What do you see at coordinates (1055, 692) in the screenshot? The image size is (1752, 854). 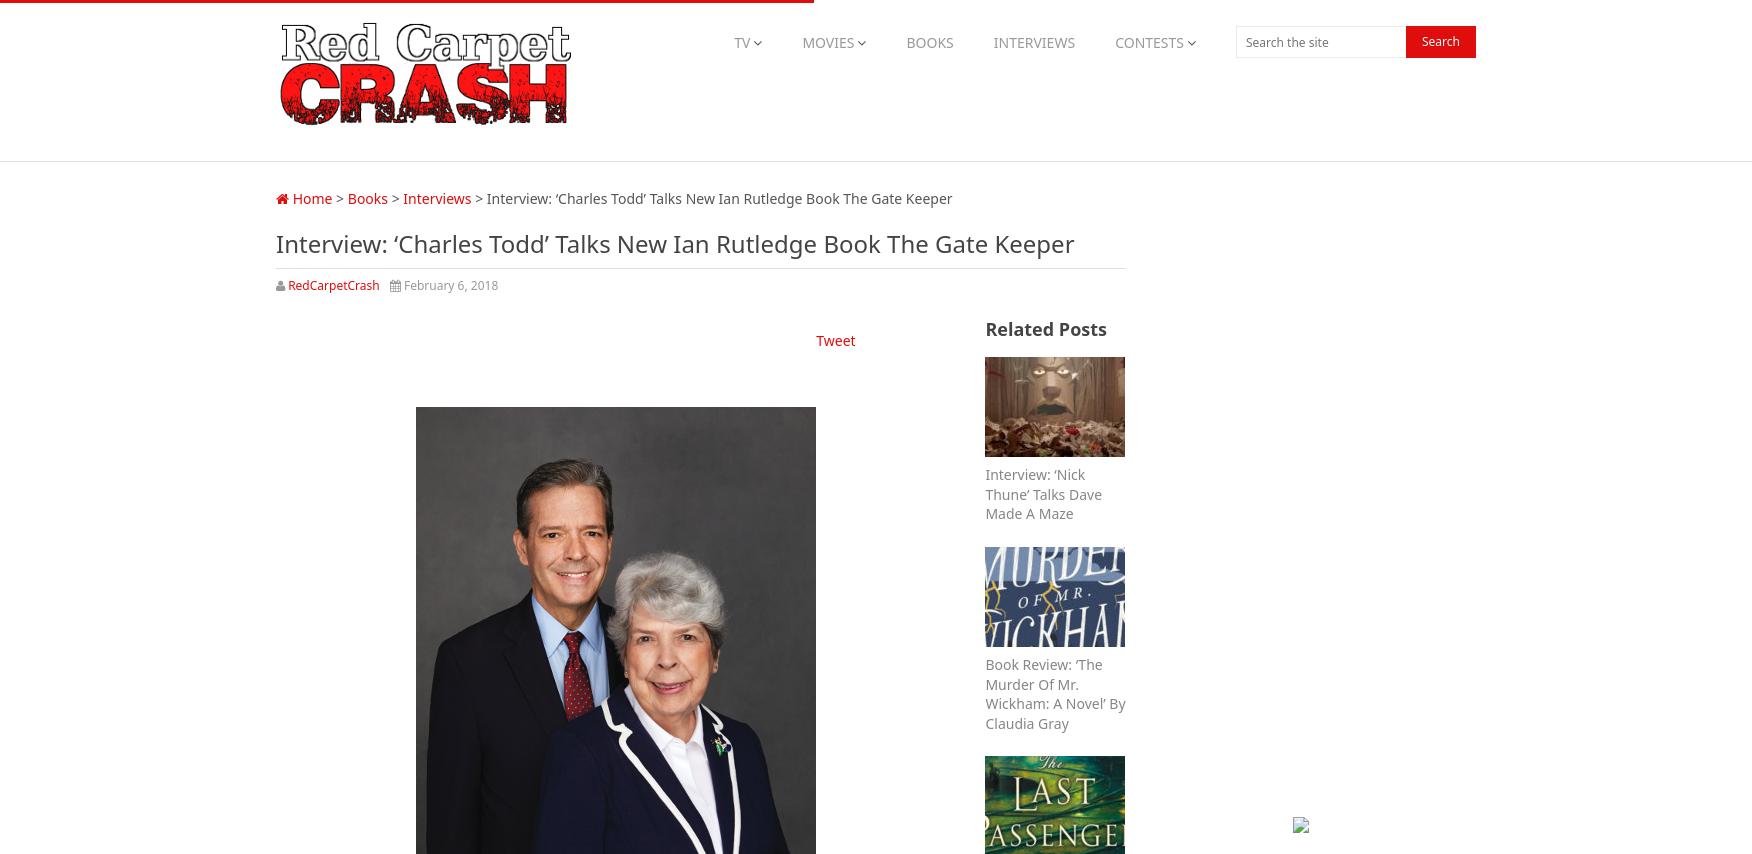 I see `'Book Review: ‘The Murder Of Mr. Wickham: A Novel’ By Claudia Gray'` at bounding box center [1055, 692].